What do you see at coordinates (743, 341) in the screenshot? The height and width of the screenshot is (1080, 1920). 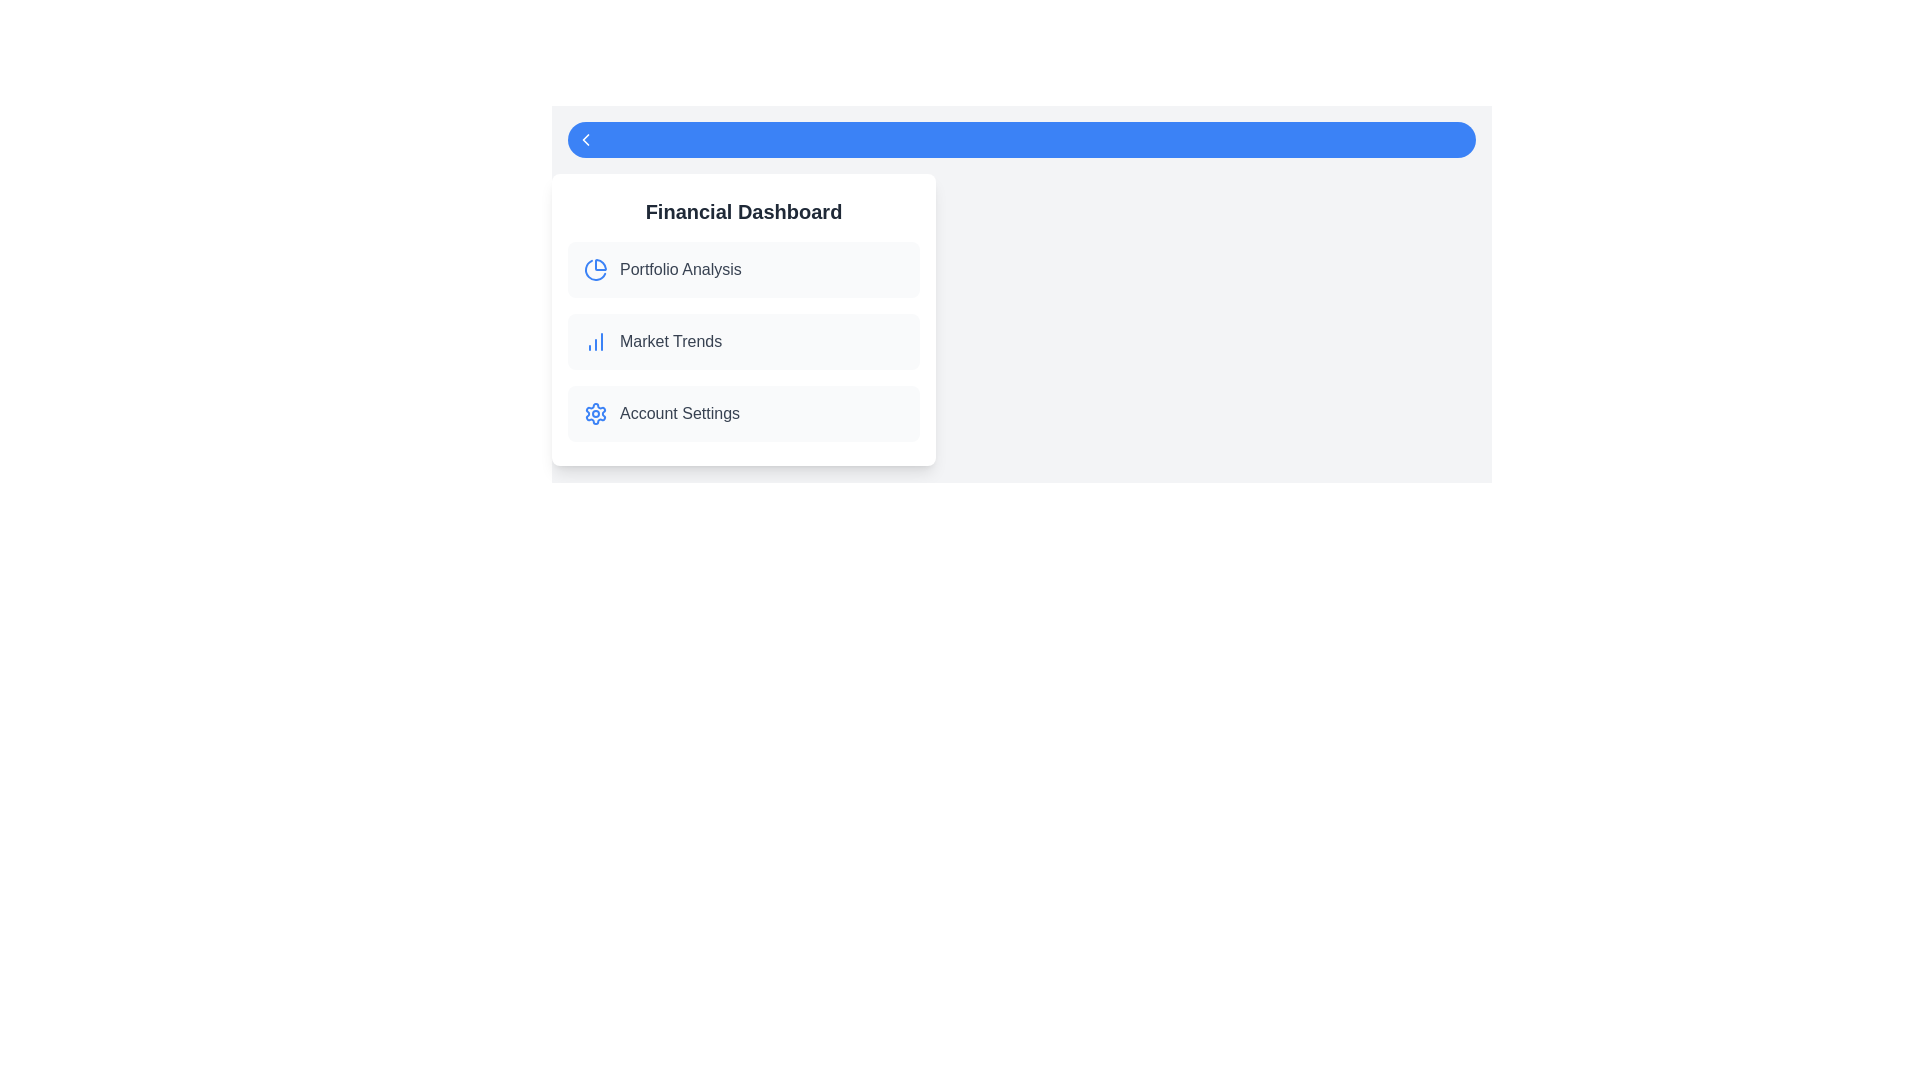 I see `the 'Market Trends' panel` at bounding box center [743, 341].